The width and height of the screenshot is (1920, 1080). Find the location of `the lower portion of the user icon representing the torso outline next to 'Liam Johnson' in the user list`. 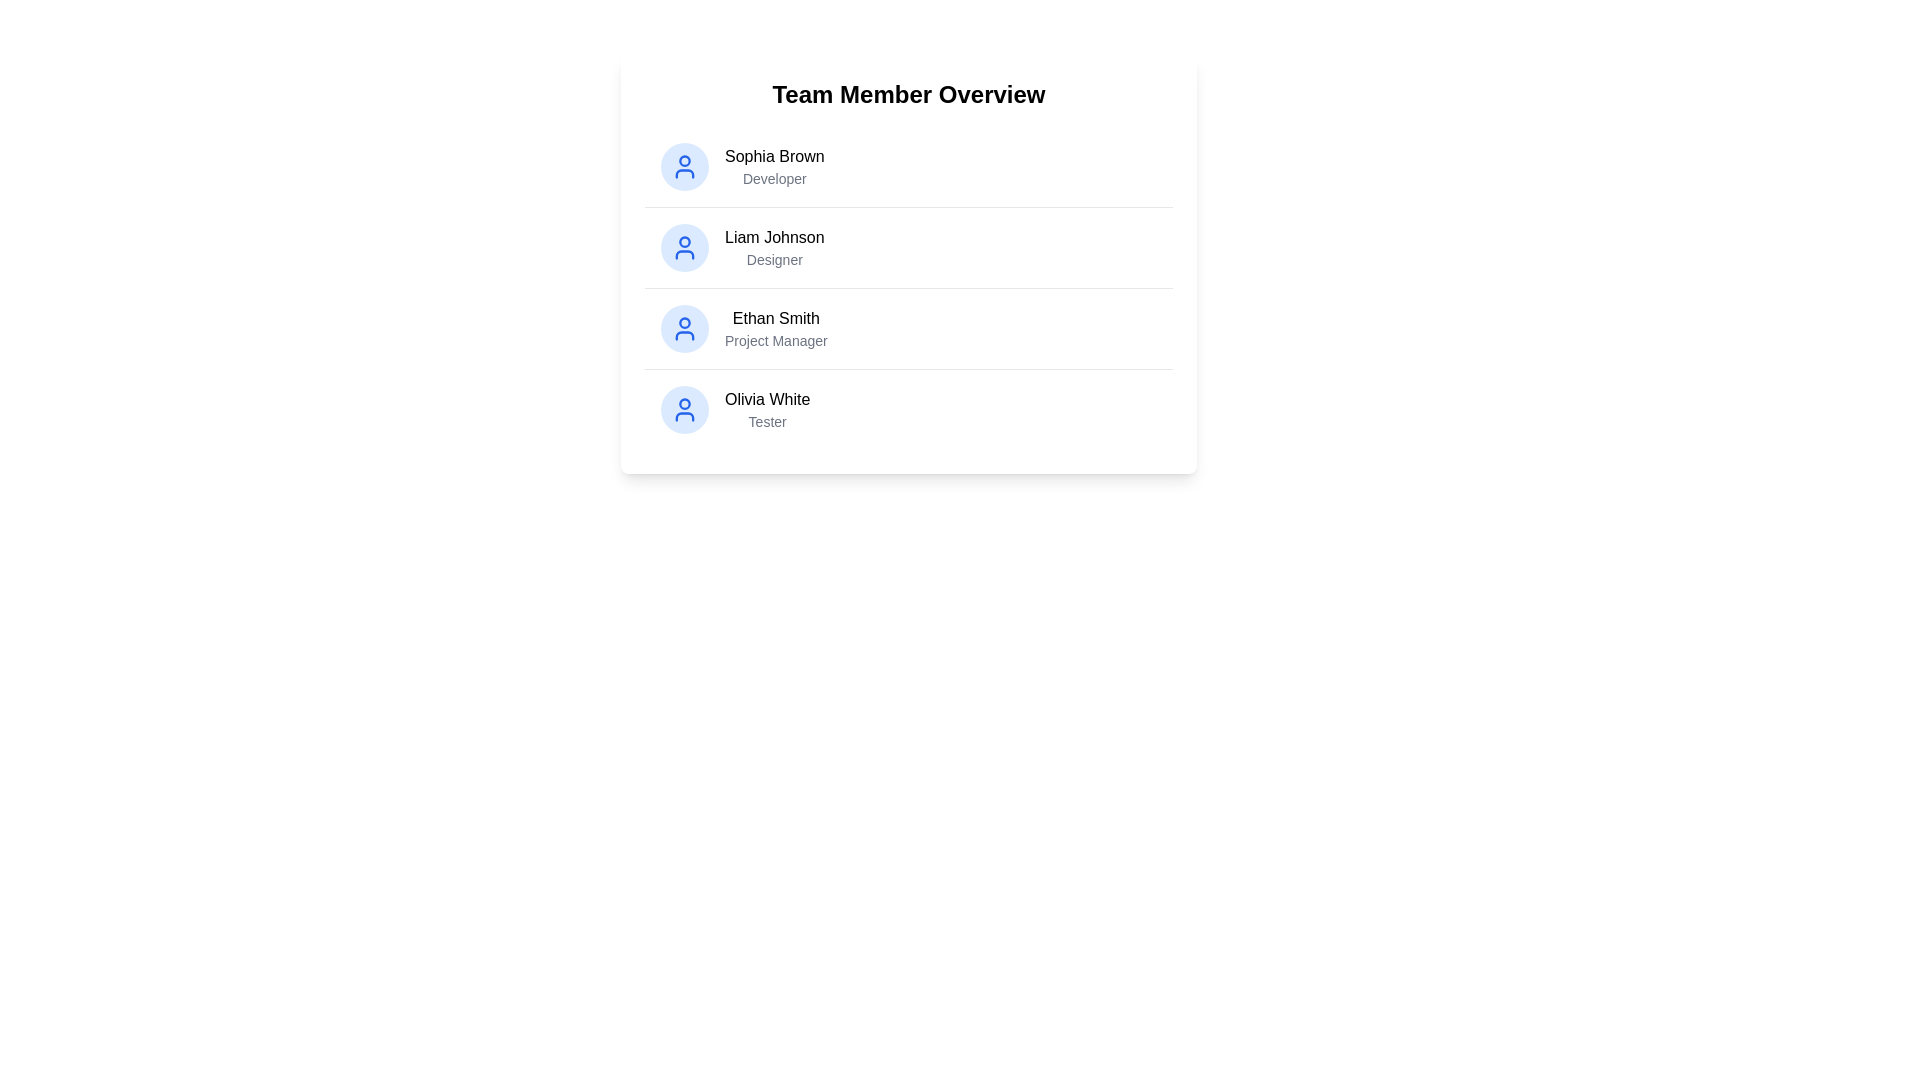

the lower portion of the user icon representing the torso outline next to 'Liam Johnson' in the user list is located at coordinates (685, 253).